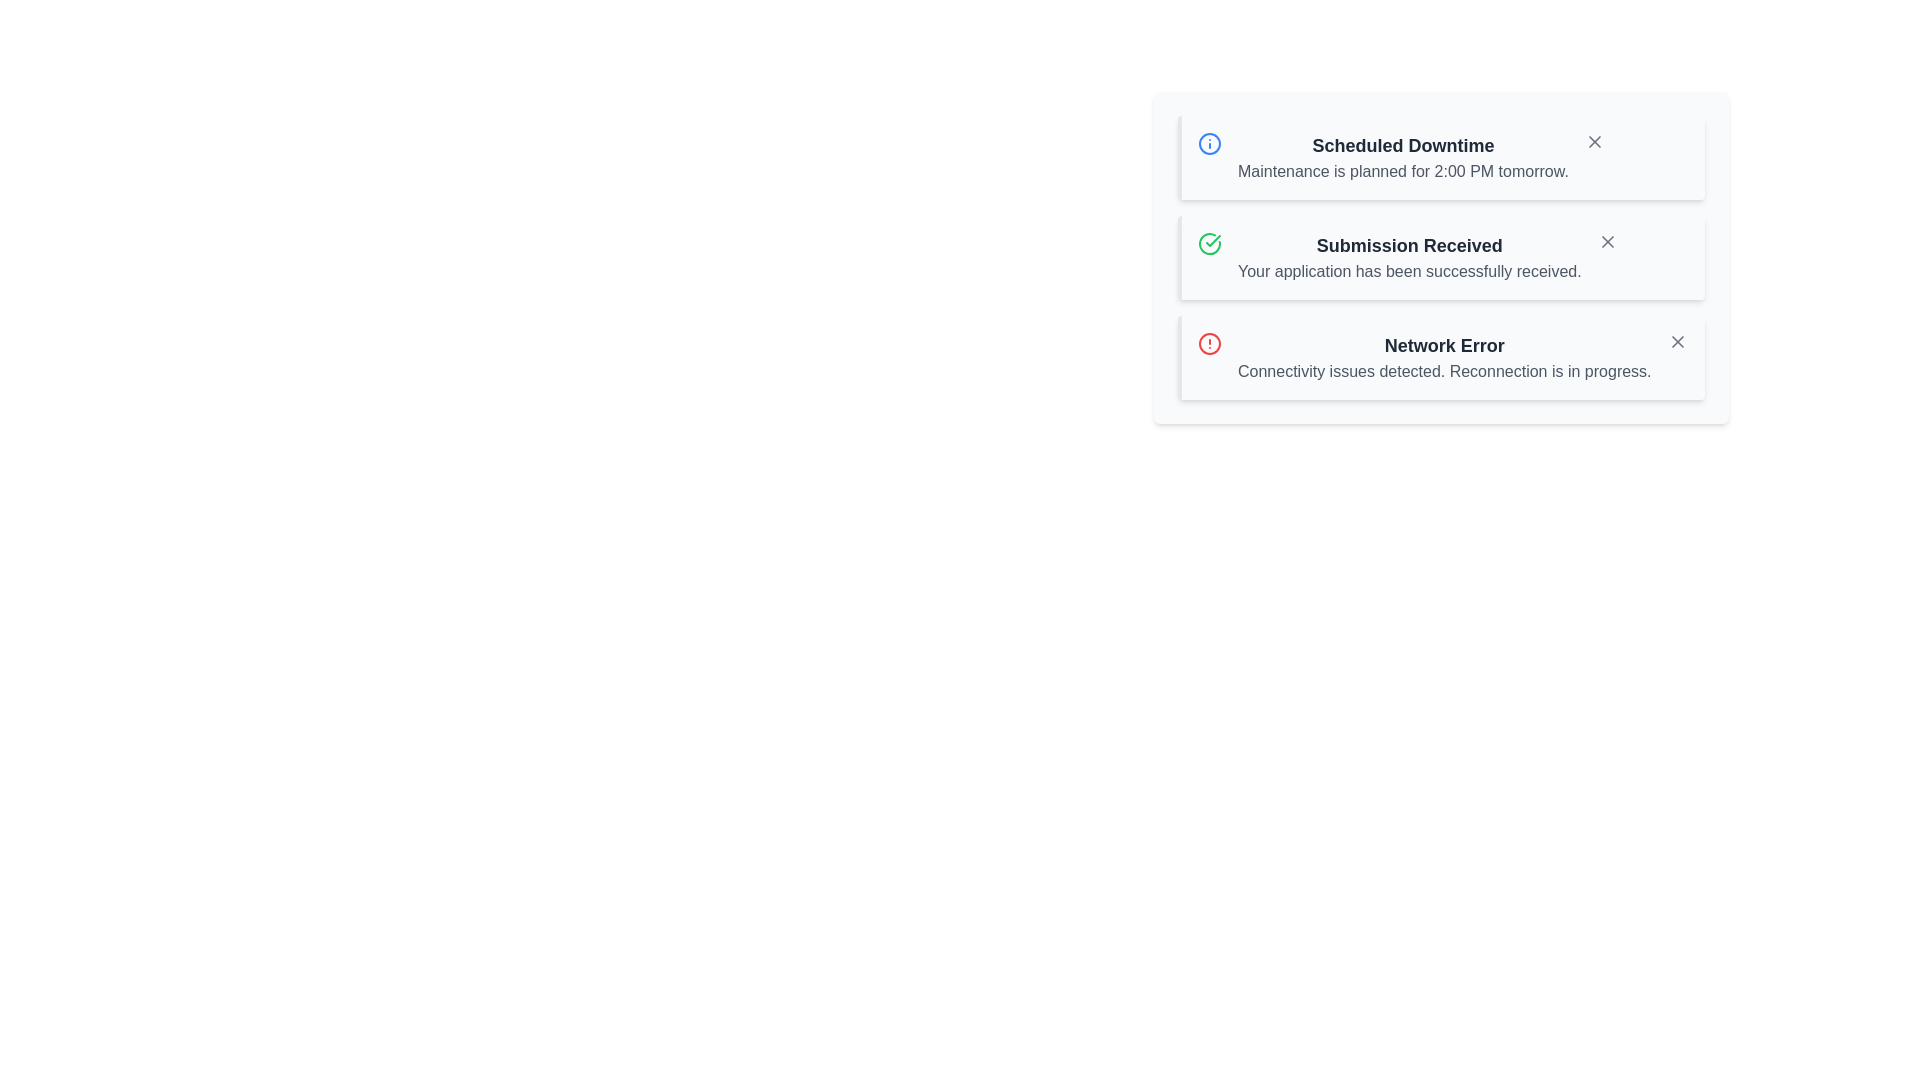  What do you see at coordinates (1444, 357) in the screenshot?
I see `the third text-based notification element in the vertical list that notifies the user of connectivity issues` at bounding box center [1444, 357].